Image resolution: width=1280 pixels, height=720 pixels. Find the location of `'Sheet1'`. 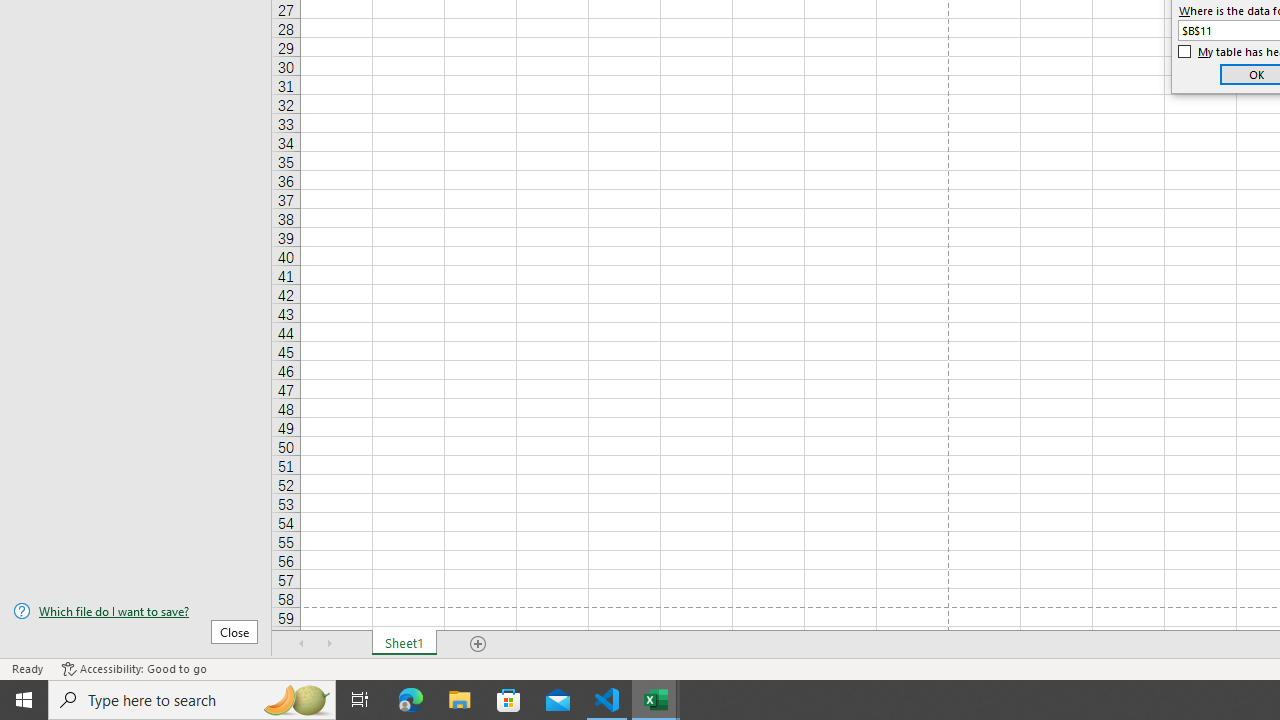

'Sheet1' is located at coordinates (403, 644).